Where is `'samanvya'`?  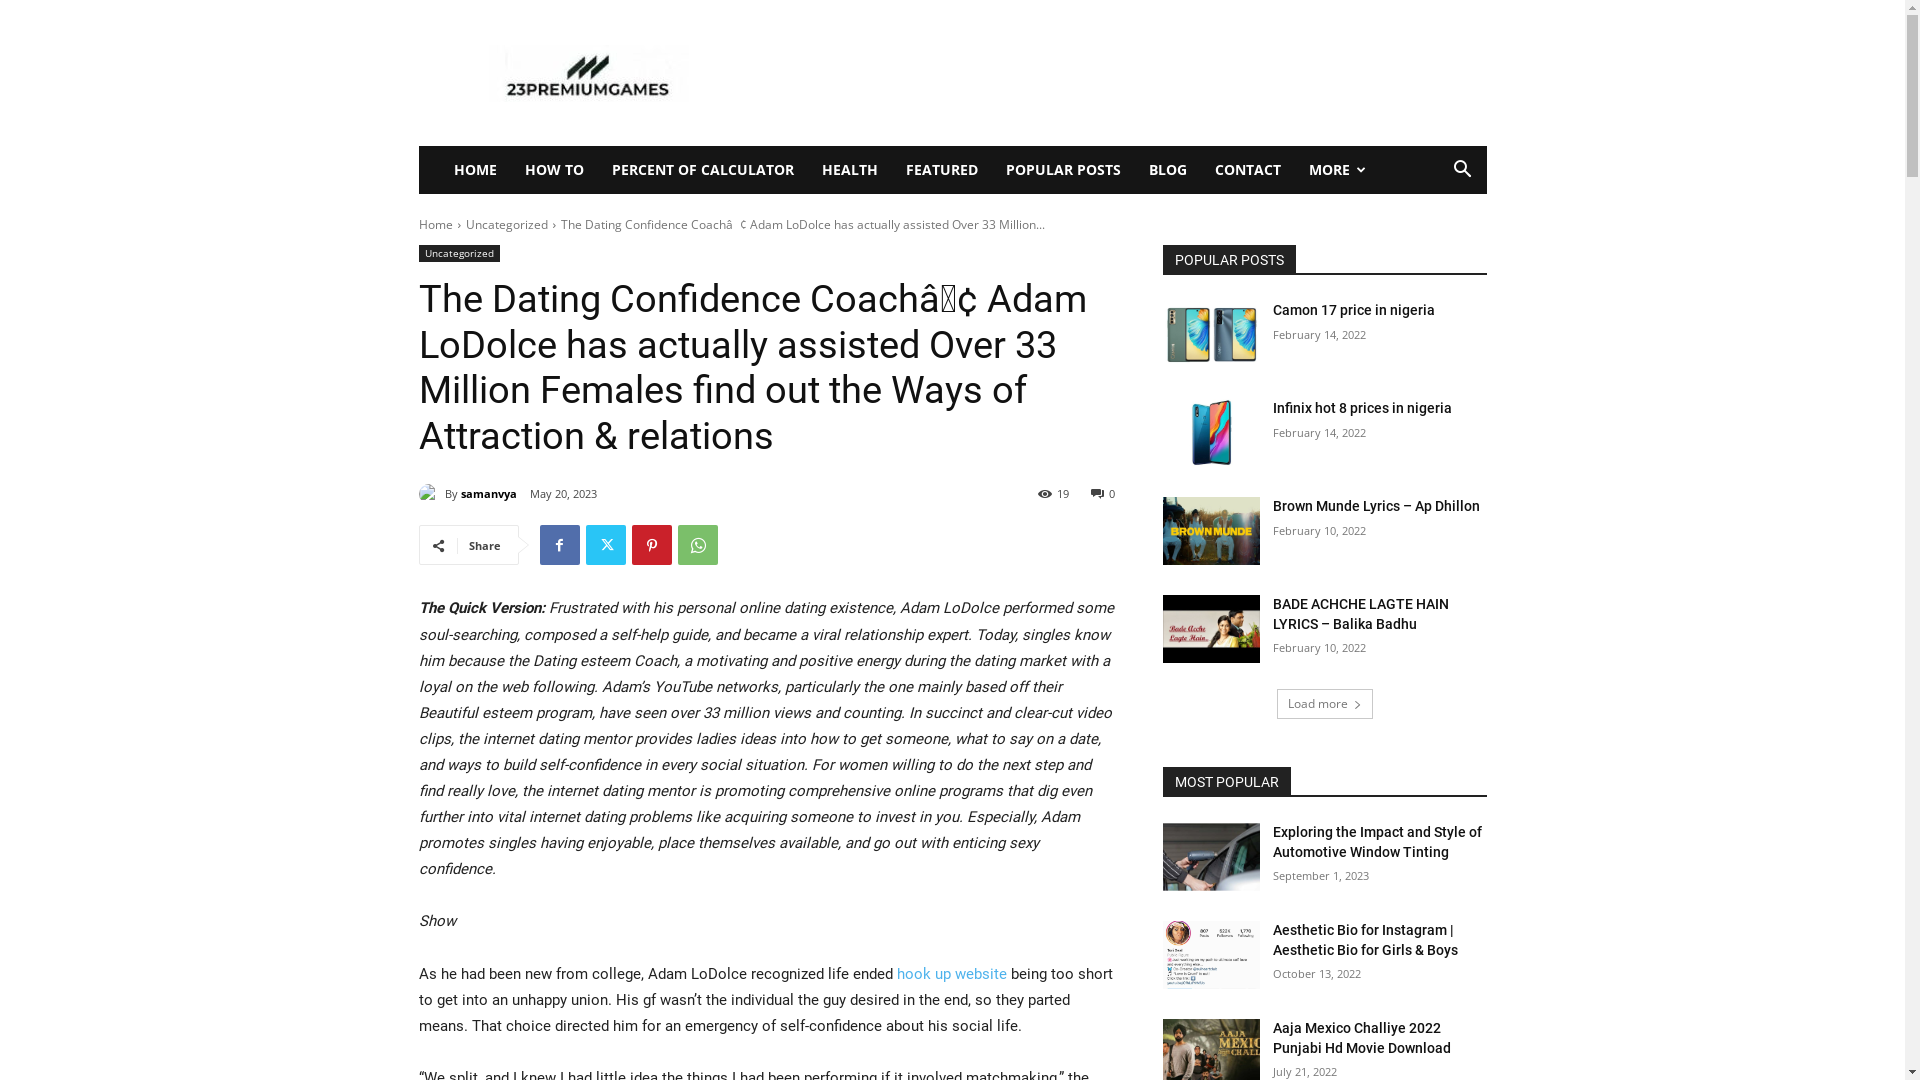
'samanvya' is located at coordinates (488, 493).